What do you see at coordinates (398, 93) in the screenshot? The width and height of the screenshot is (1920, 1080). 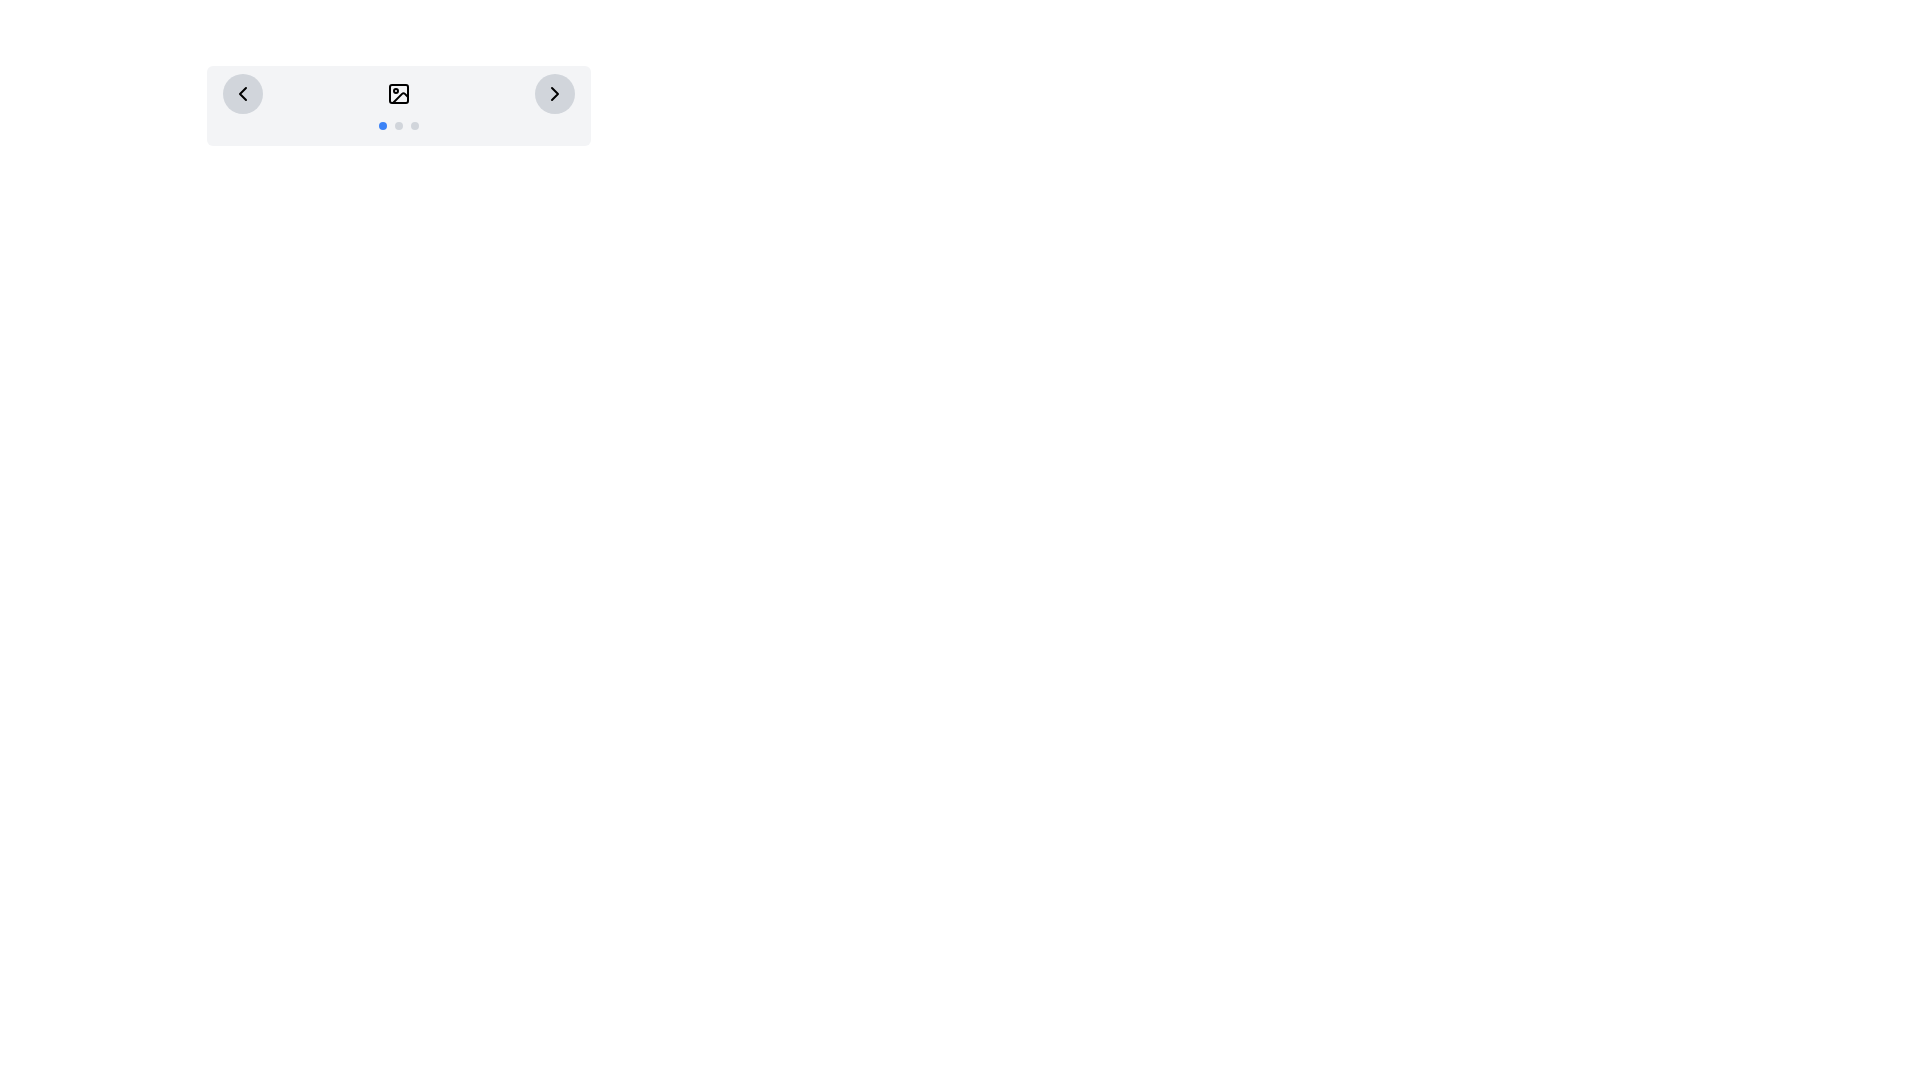 I see `the image display placeholder located at the center of the rectangular panel` at bounding box center [398, 93].